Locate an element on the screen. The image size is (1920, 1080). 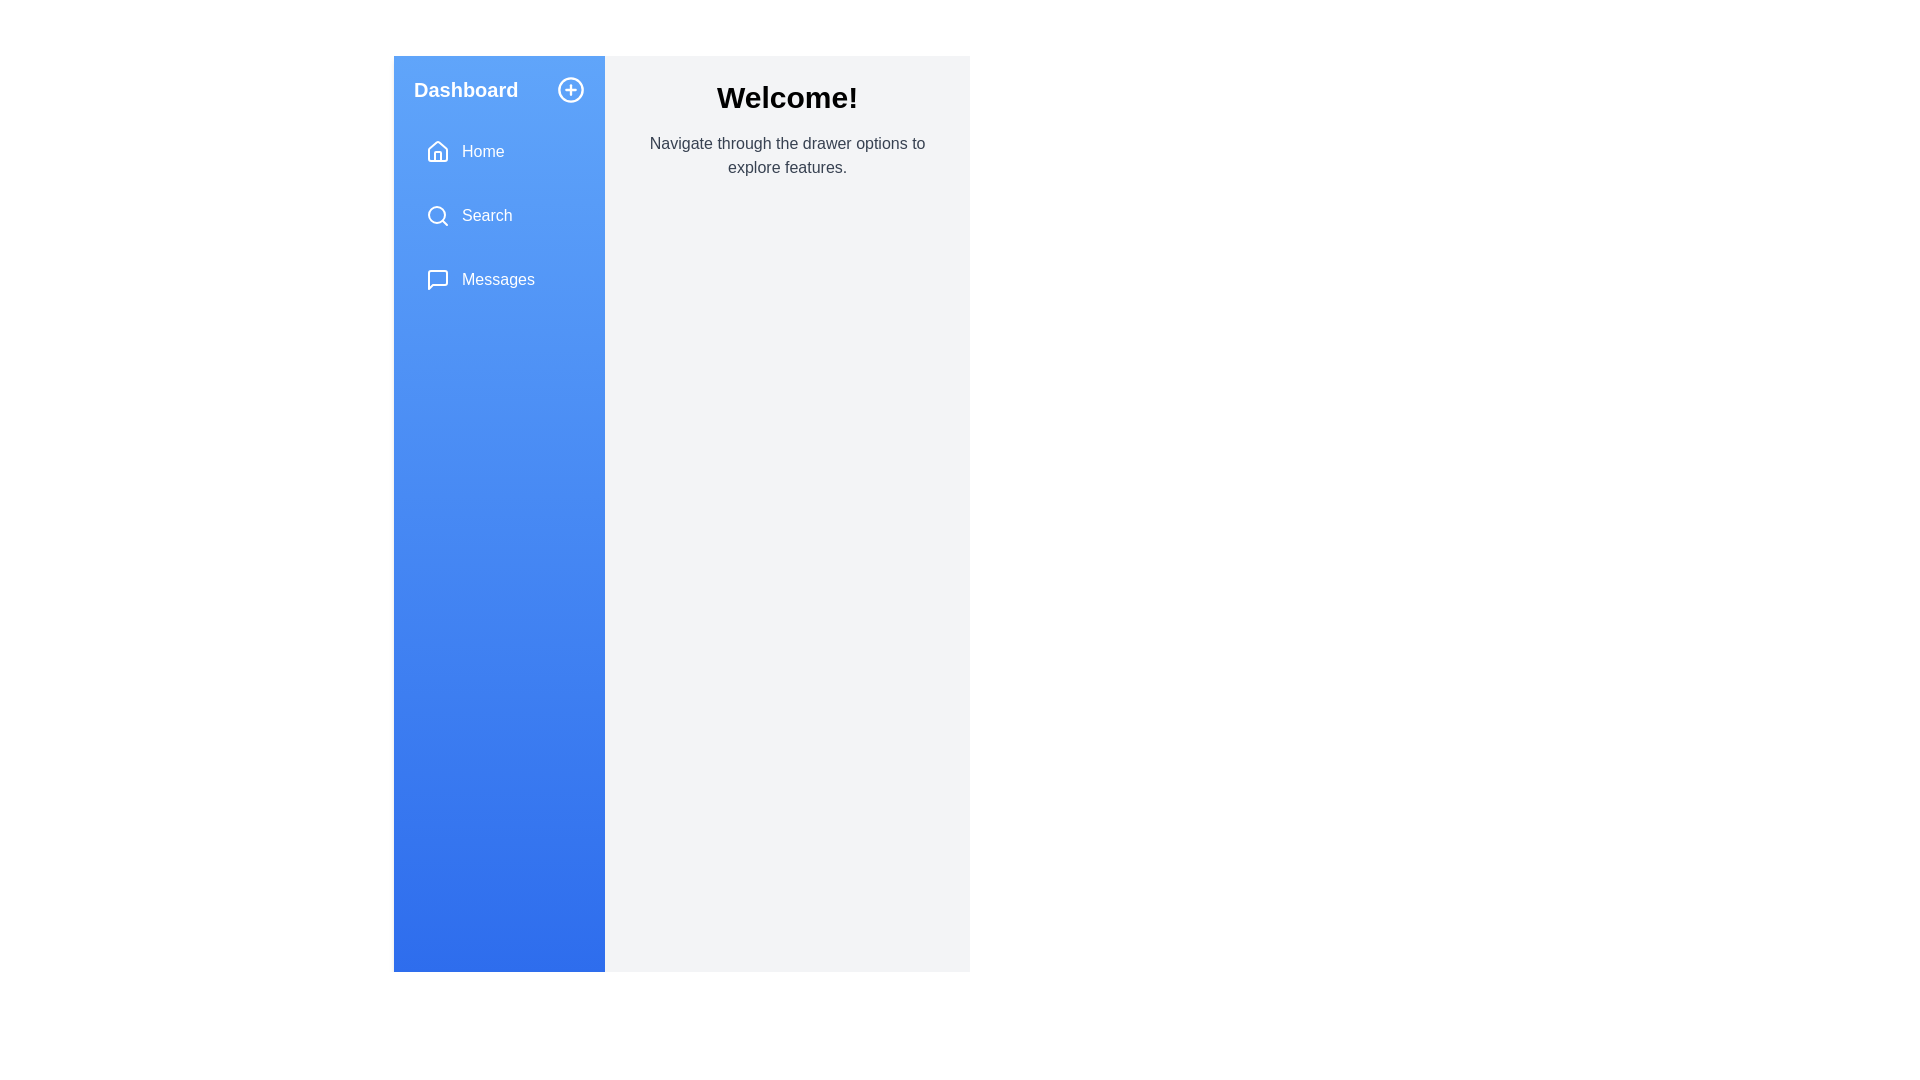
the 'Home' option in the drawer to navigate to the Home section is located at coordinates (499, 150).